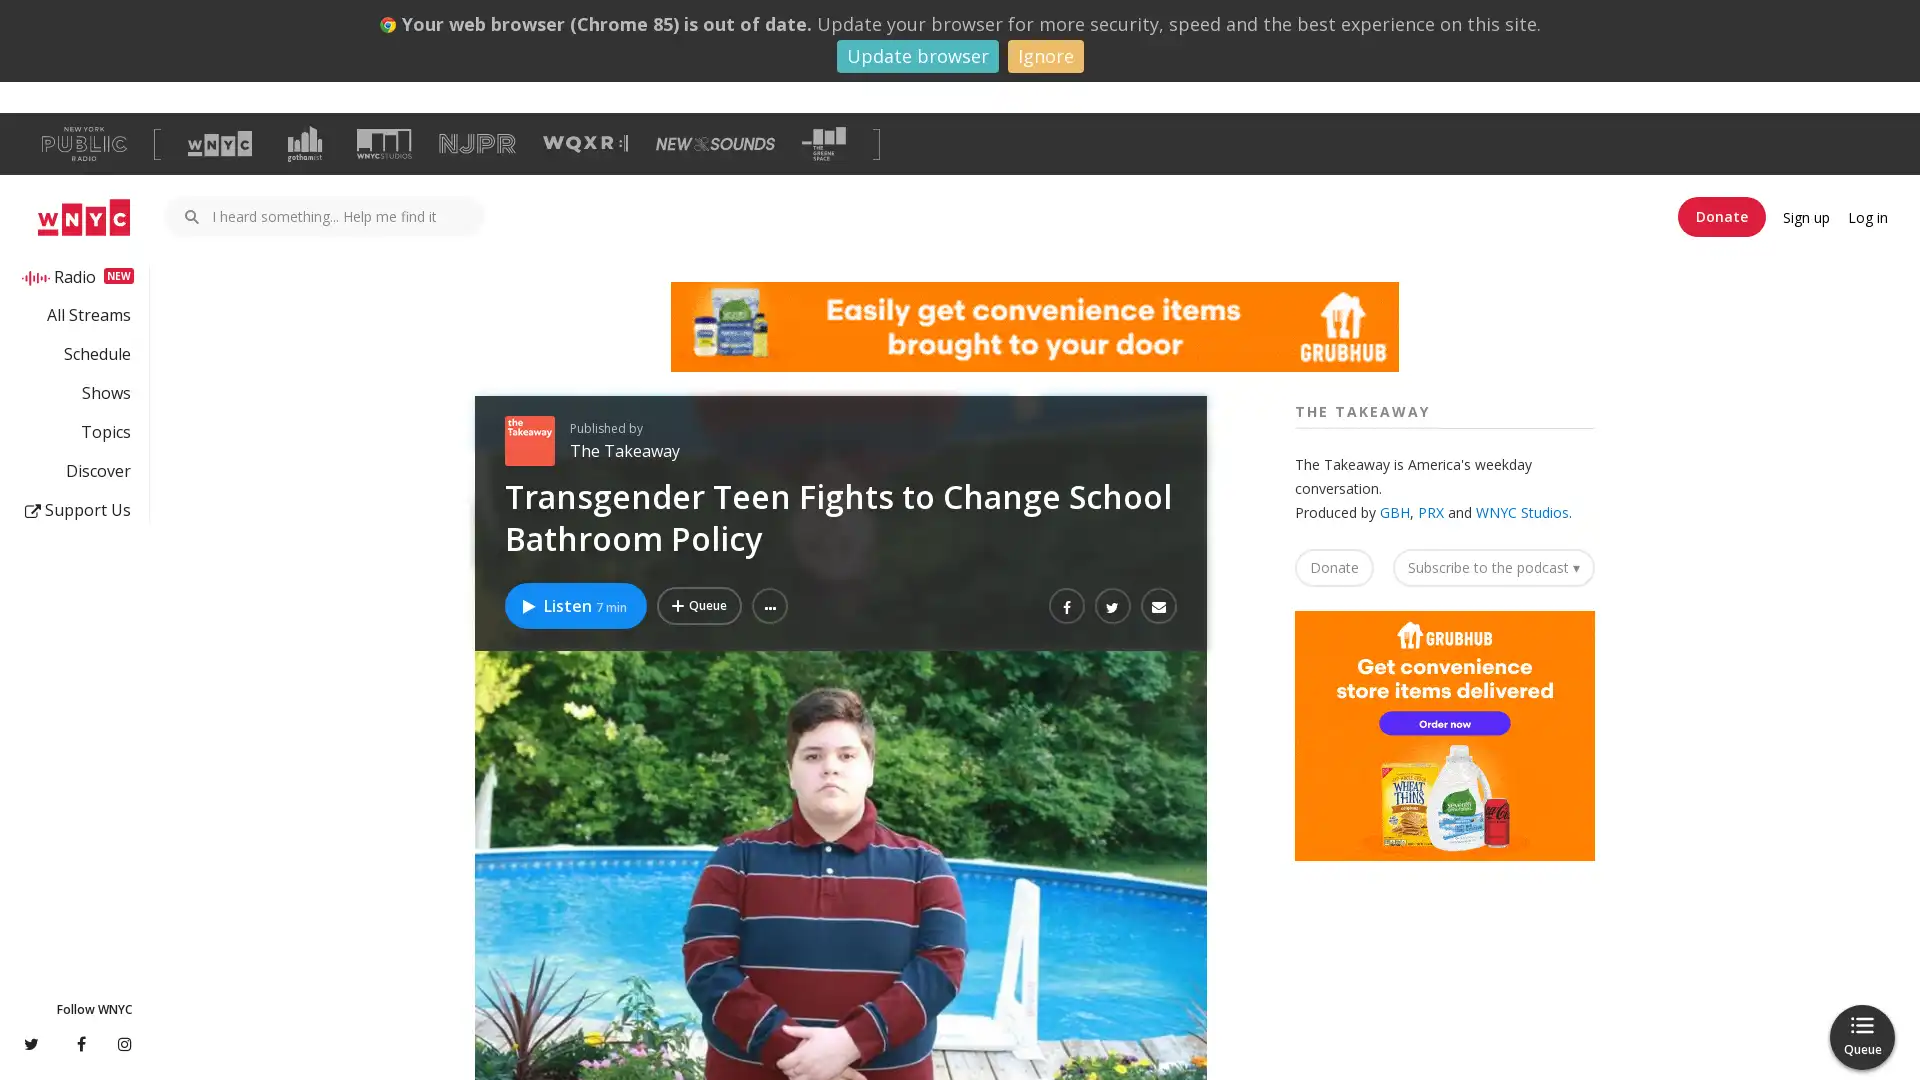 Image resolution: width=1920 pixels, height=1080 pixels. I want to click on Listen to Transgender Teen Fights to Change School Bathroom Policy, so click(575, 604).